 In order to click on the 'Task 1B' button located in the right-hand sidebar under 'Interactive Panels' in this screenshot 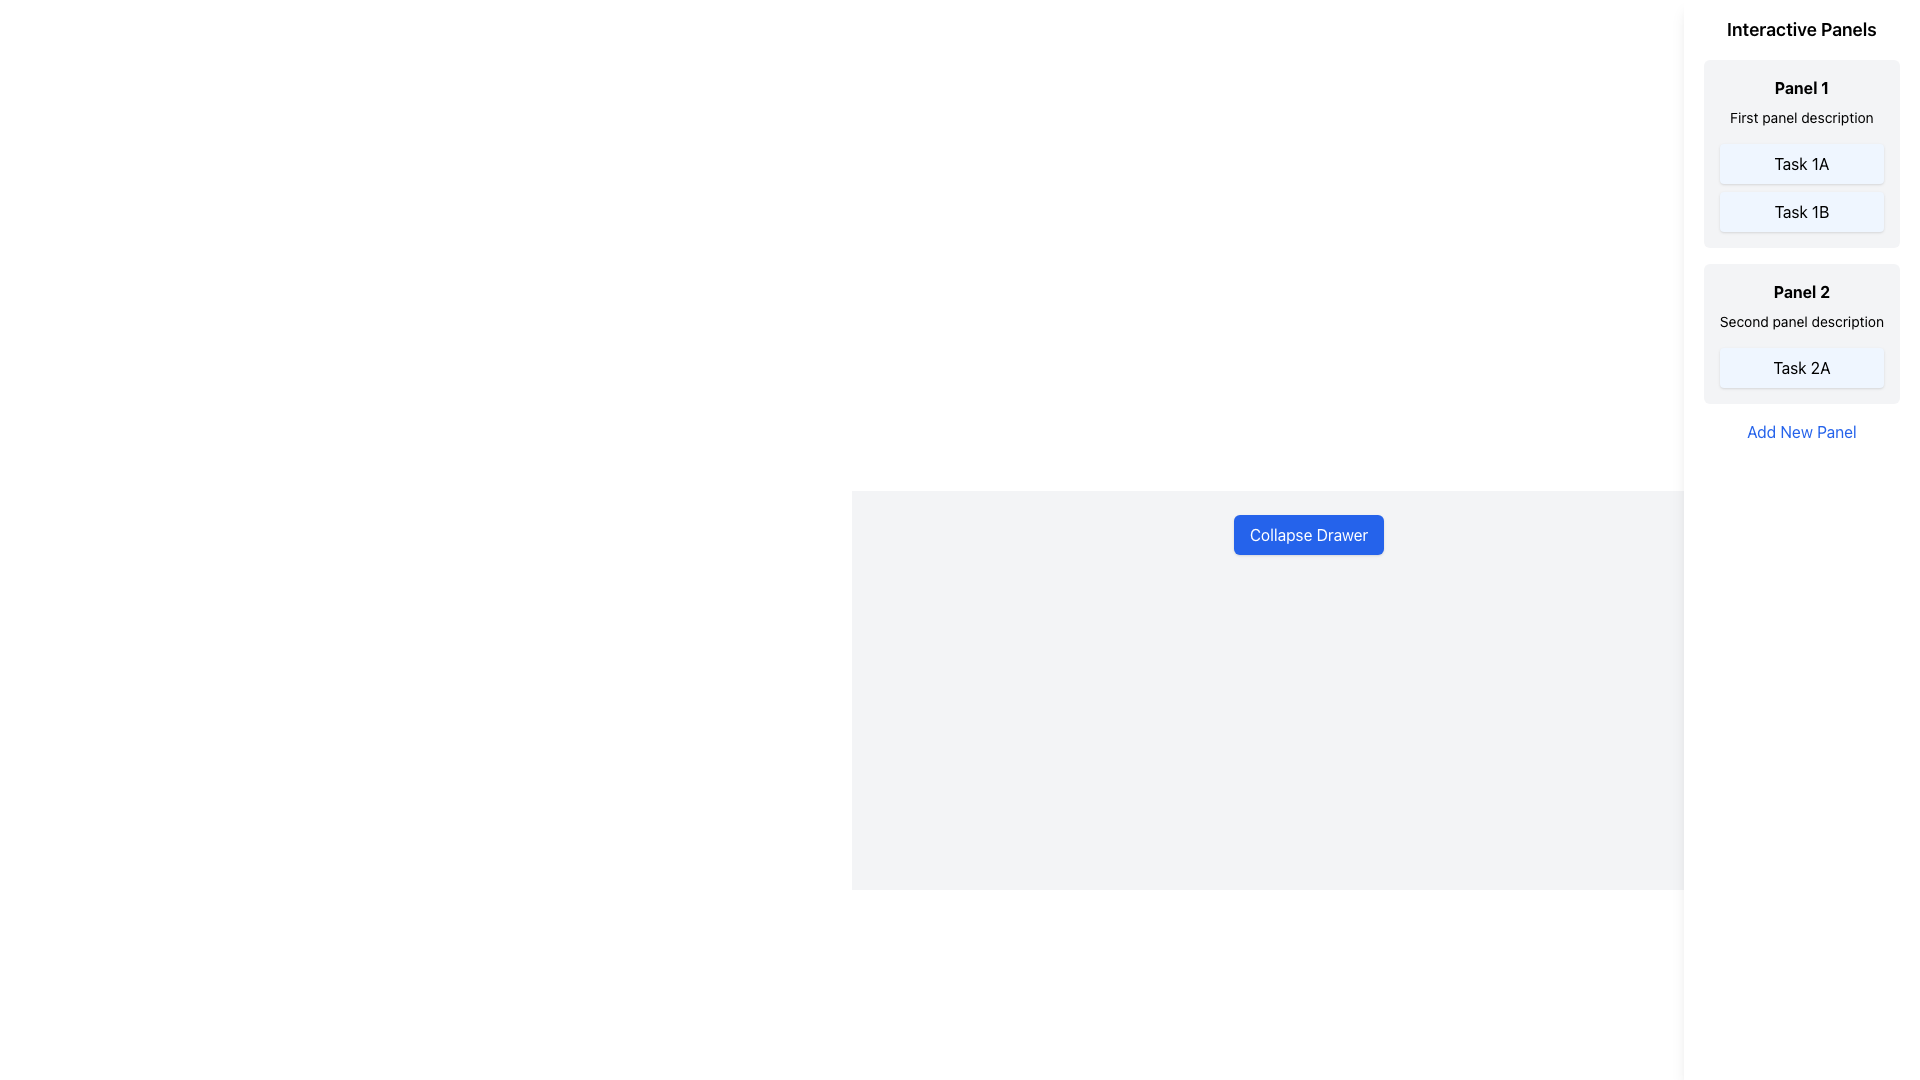, I will do `click(1801, 212)`.